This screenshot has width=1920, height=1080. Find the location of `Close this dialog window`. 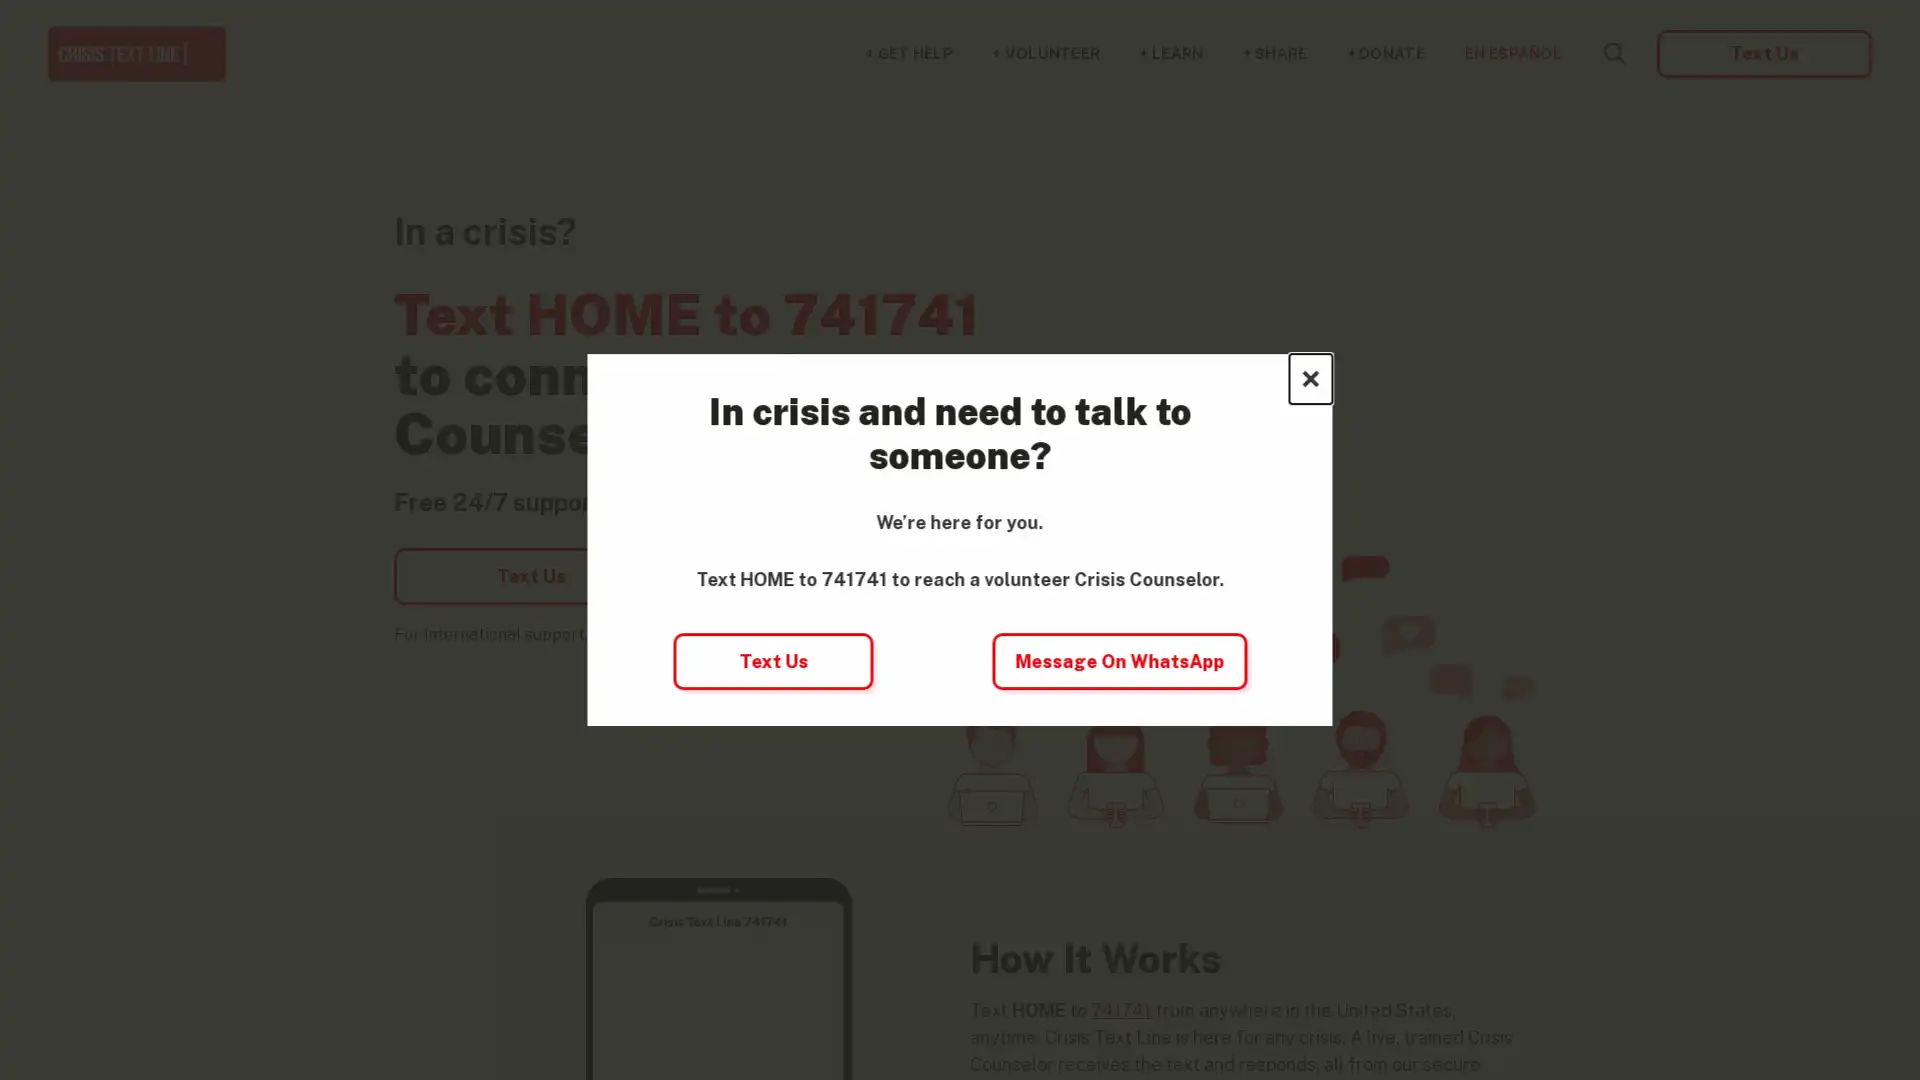

Close this dialog window is located at coordinates (1310, 378).